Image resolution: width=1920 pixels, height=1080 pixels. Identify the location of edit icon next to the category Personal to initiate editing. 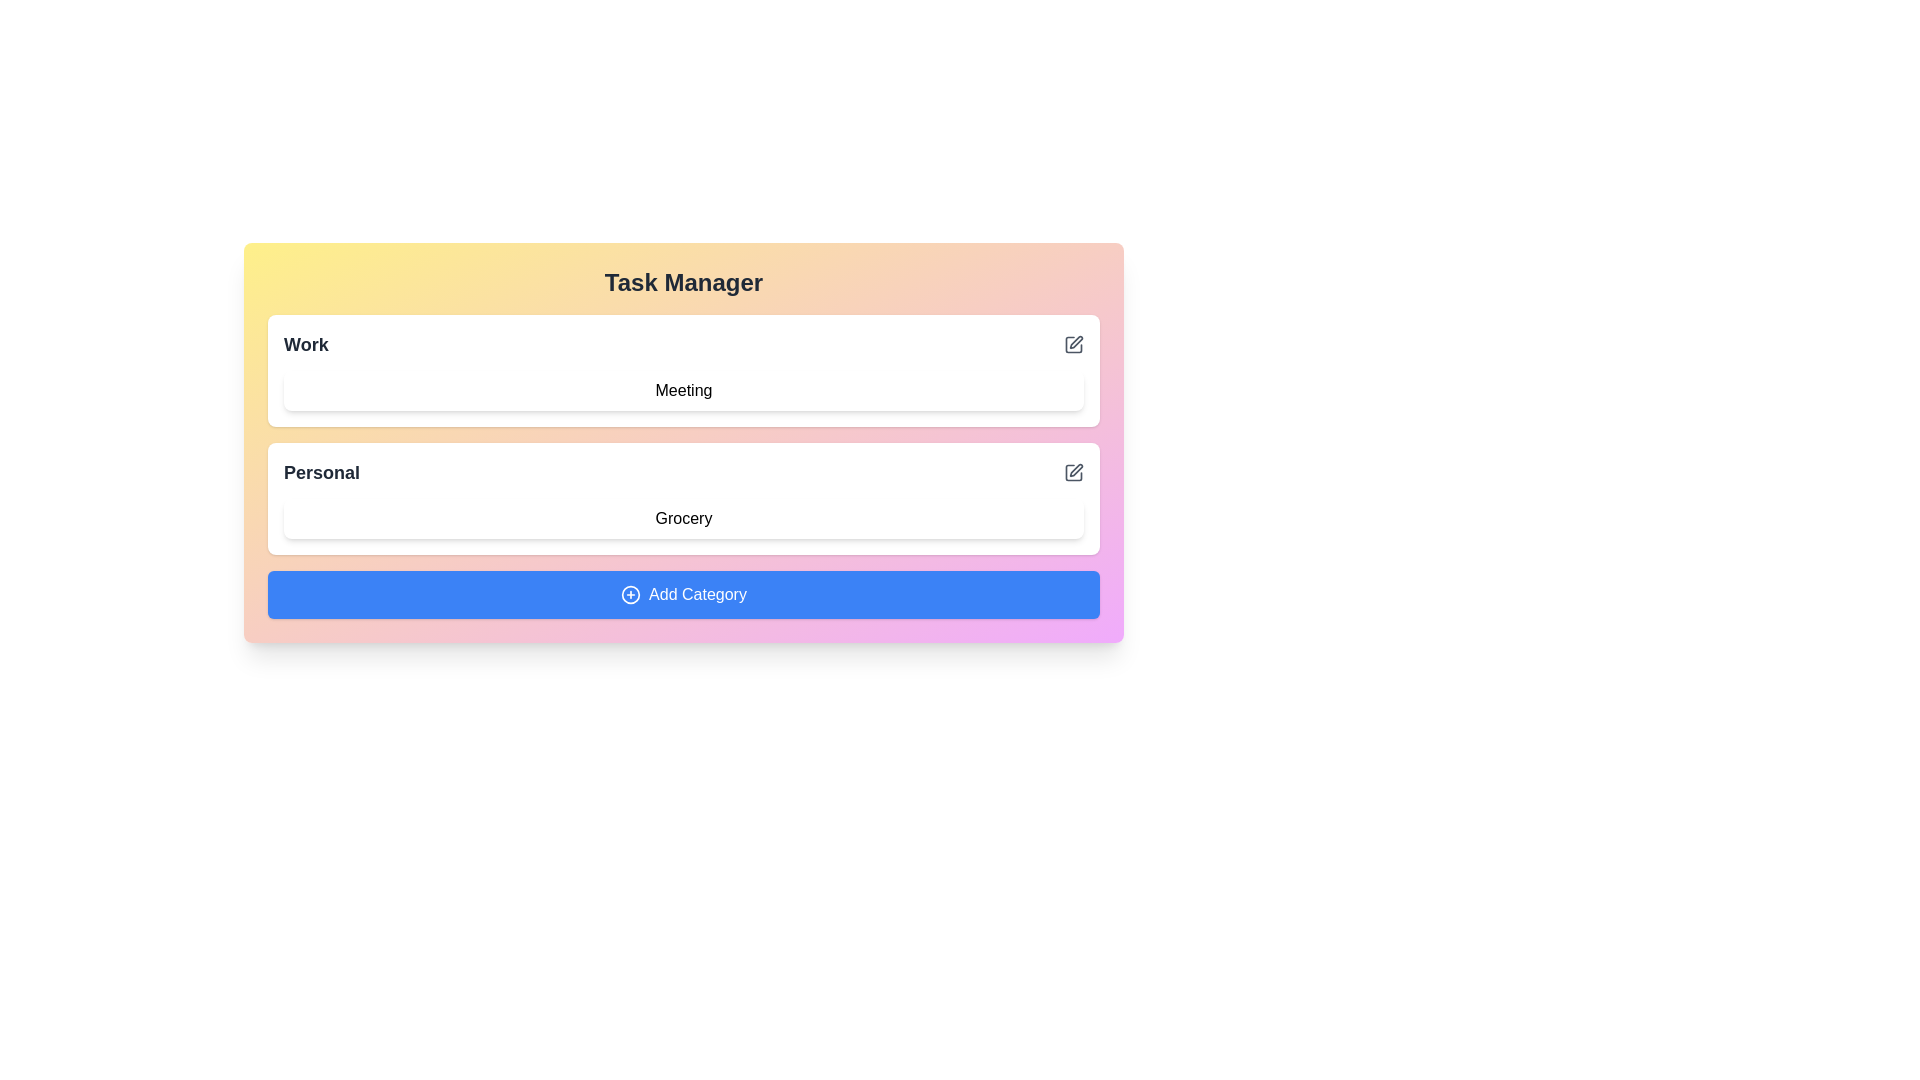
(1073, 473).